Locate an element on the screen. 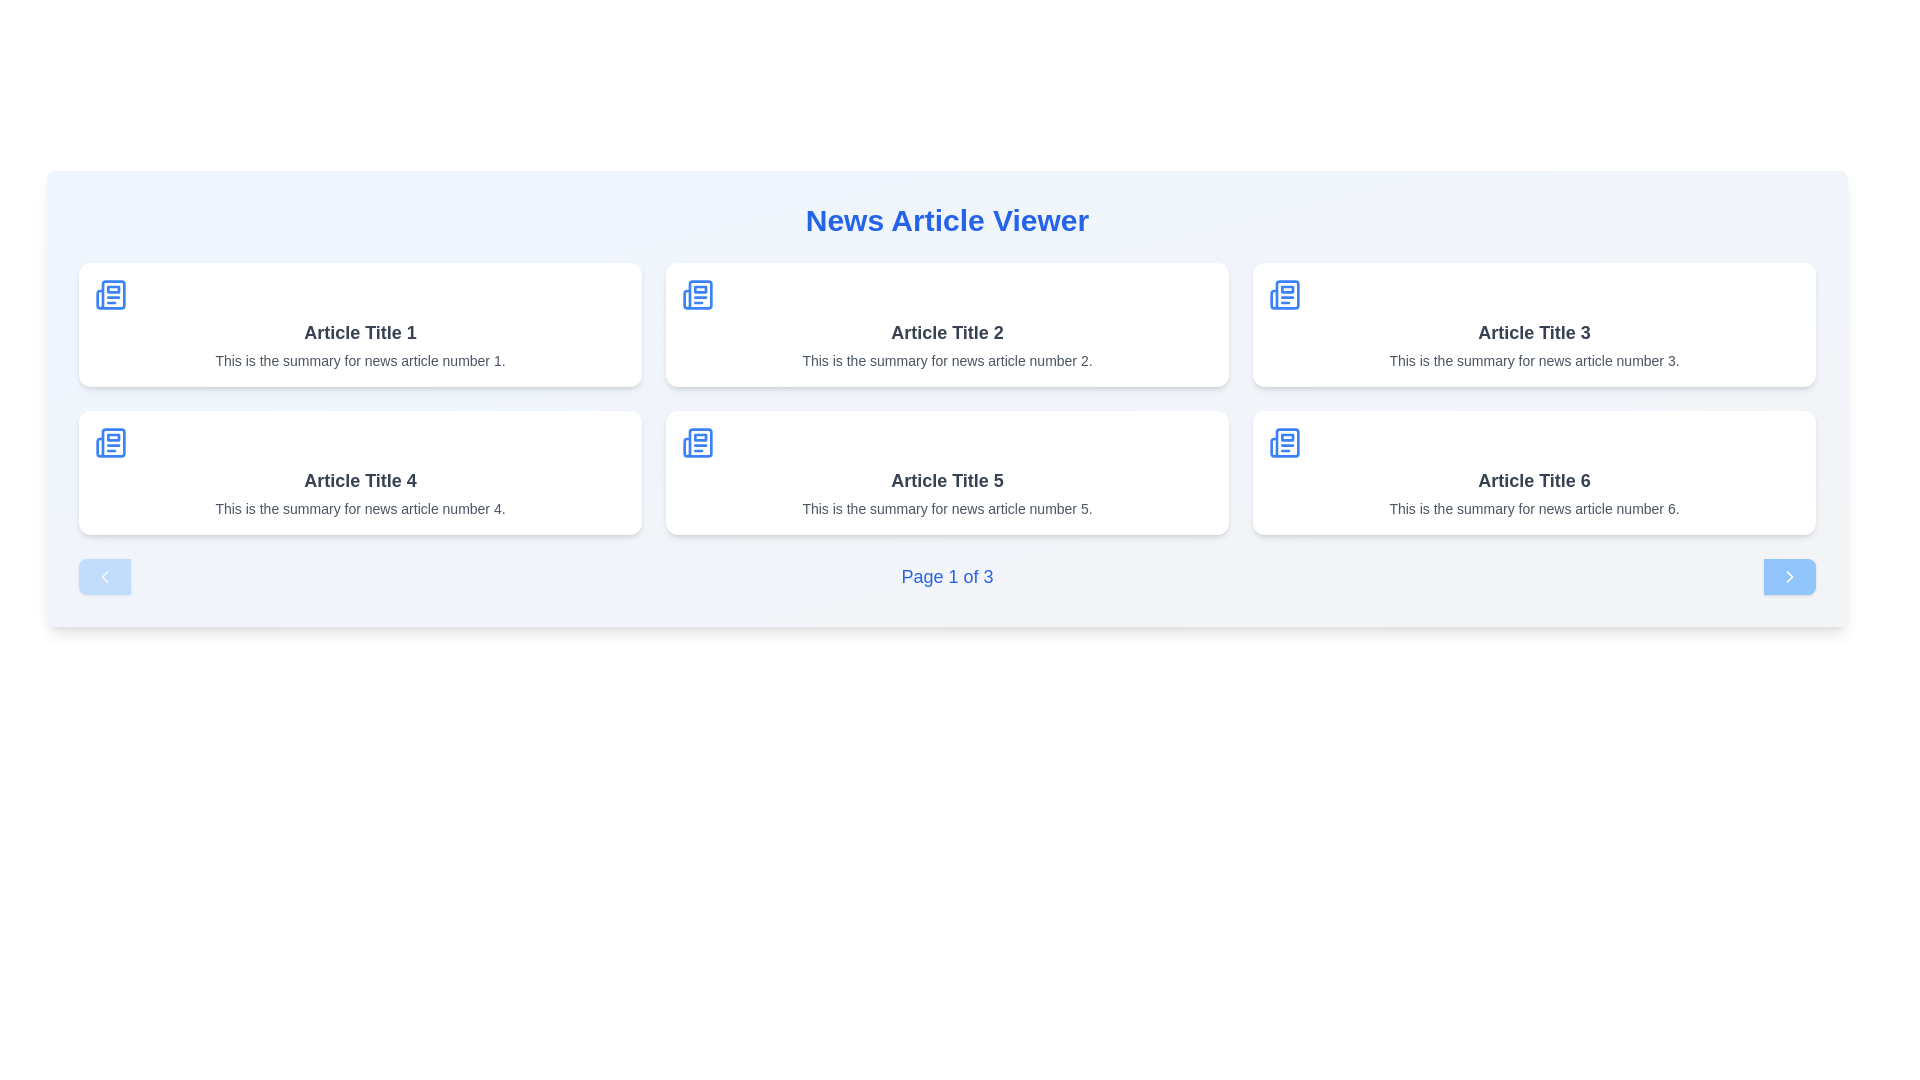 Image resolution: width=1920 pixels, height=1080 pixels. the blue newspaper SVG icon located to the left of the textual information about 'Article Title 5' is located at coordinates (697, 442).